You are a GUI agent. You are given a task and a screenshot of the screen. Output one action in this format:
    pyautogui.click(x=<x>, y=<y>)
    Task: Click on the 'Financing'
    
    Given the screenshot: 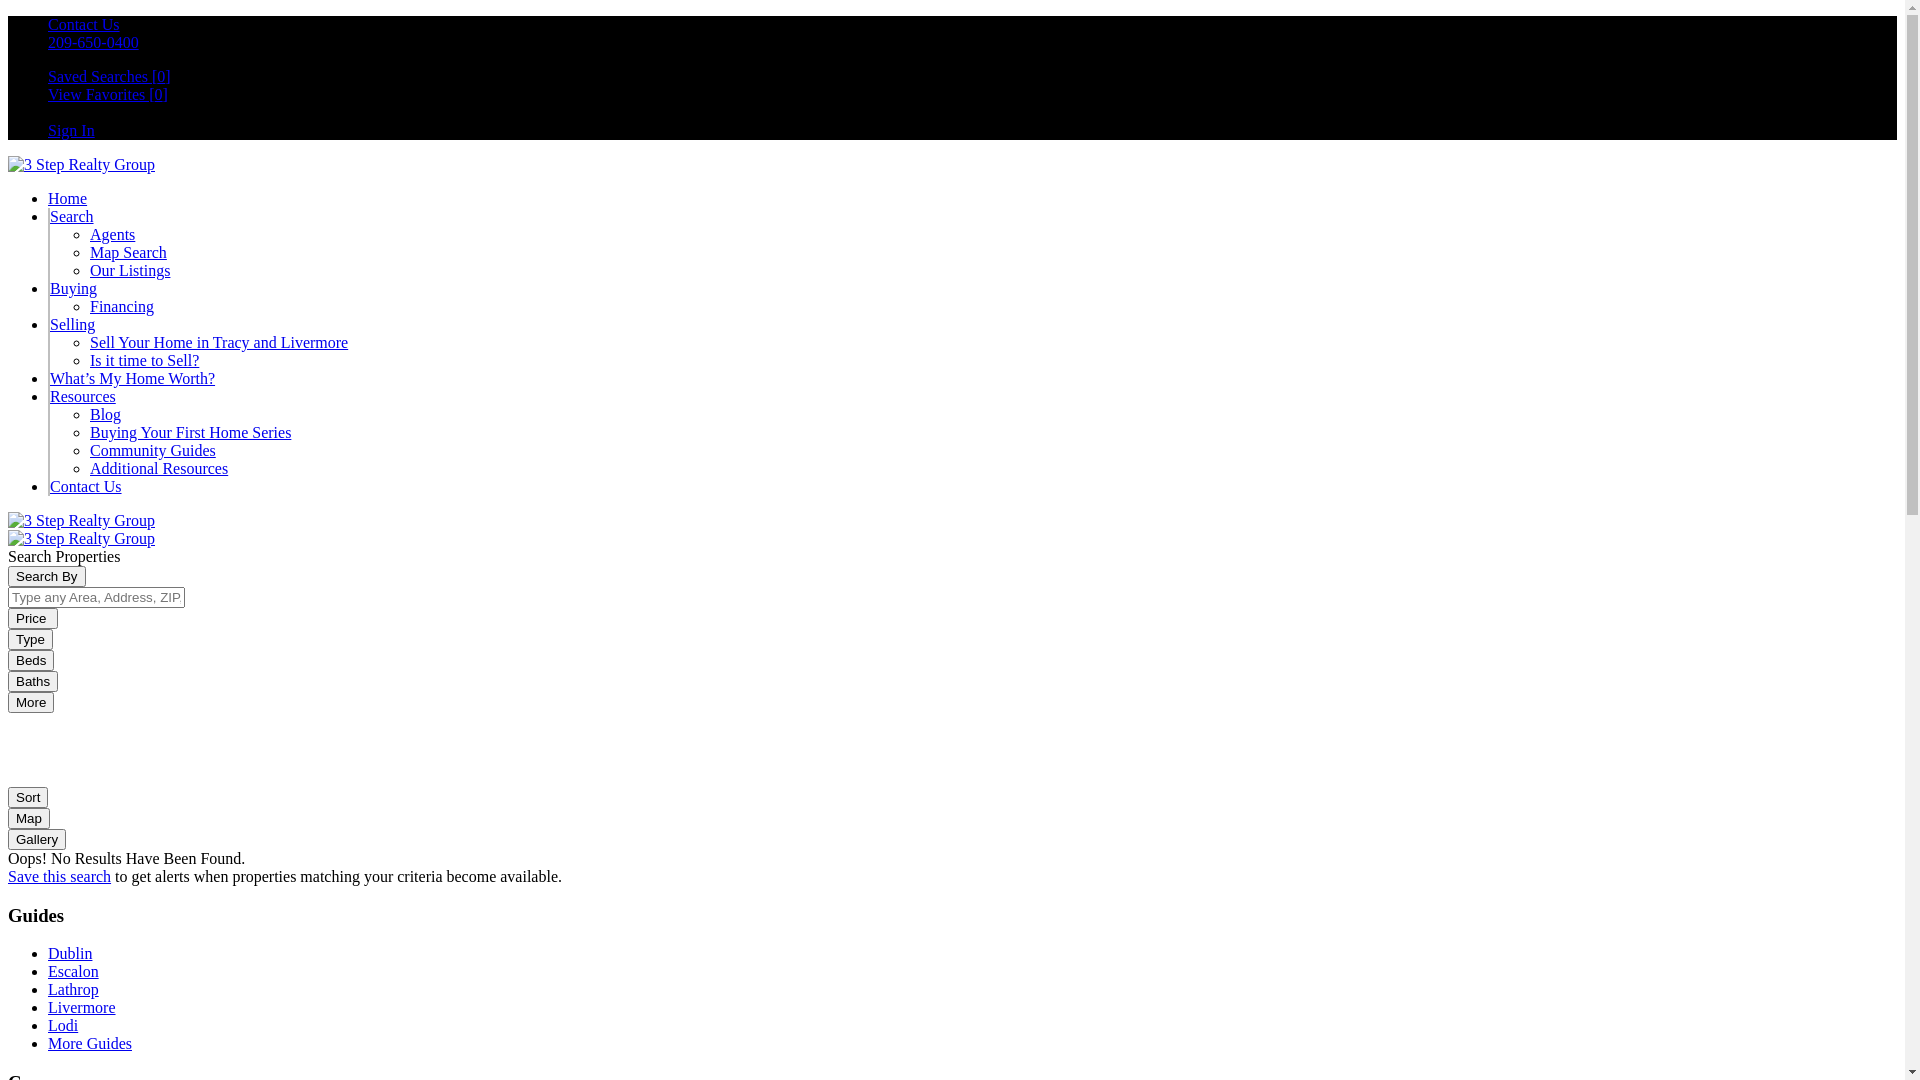 What is the action you would take?
    pyautogui.click(x=120, y=306)
    